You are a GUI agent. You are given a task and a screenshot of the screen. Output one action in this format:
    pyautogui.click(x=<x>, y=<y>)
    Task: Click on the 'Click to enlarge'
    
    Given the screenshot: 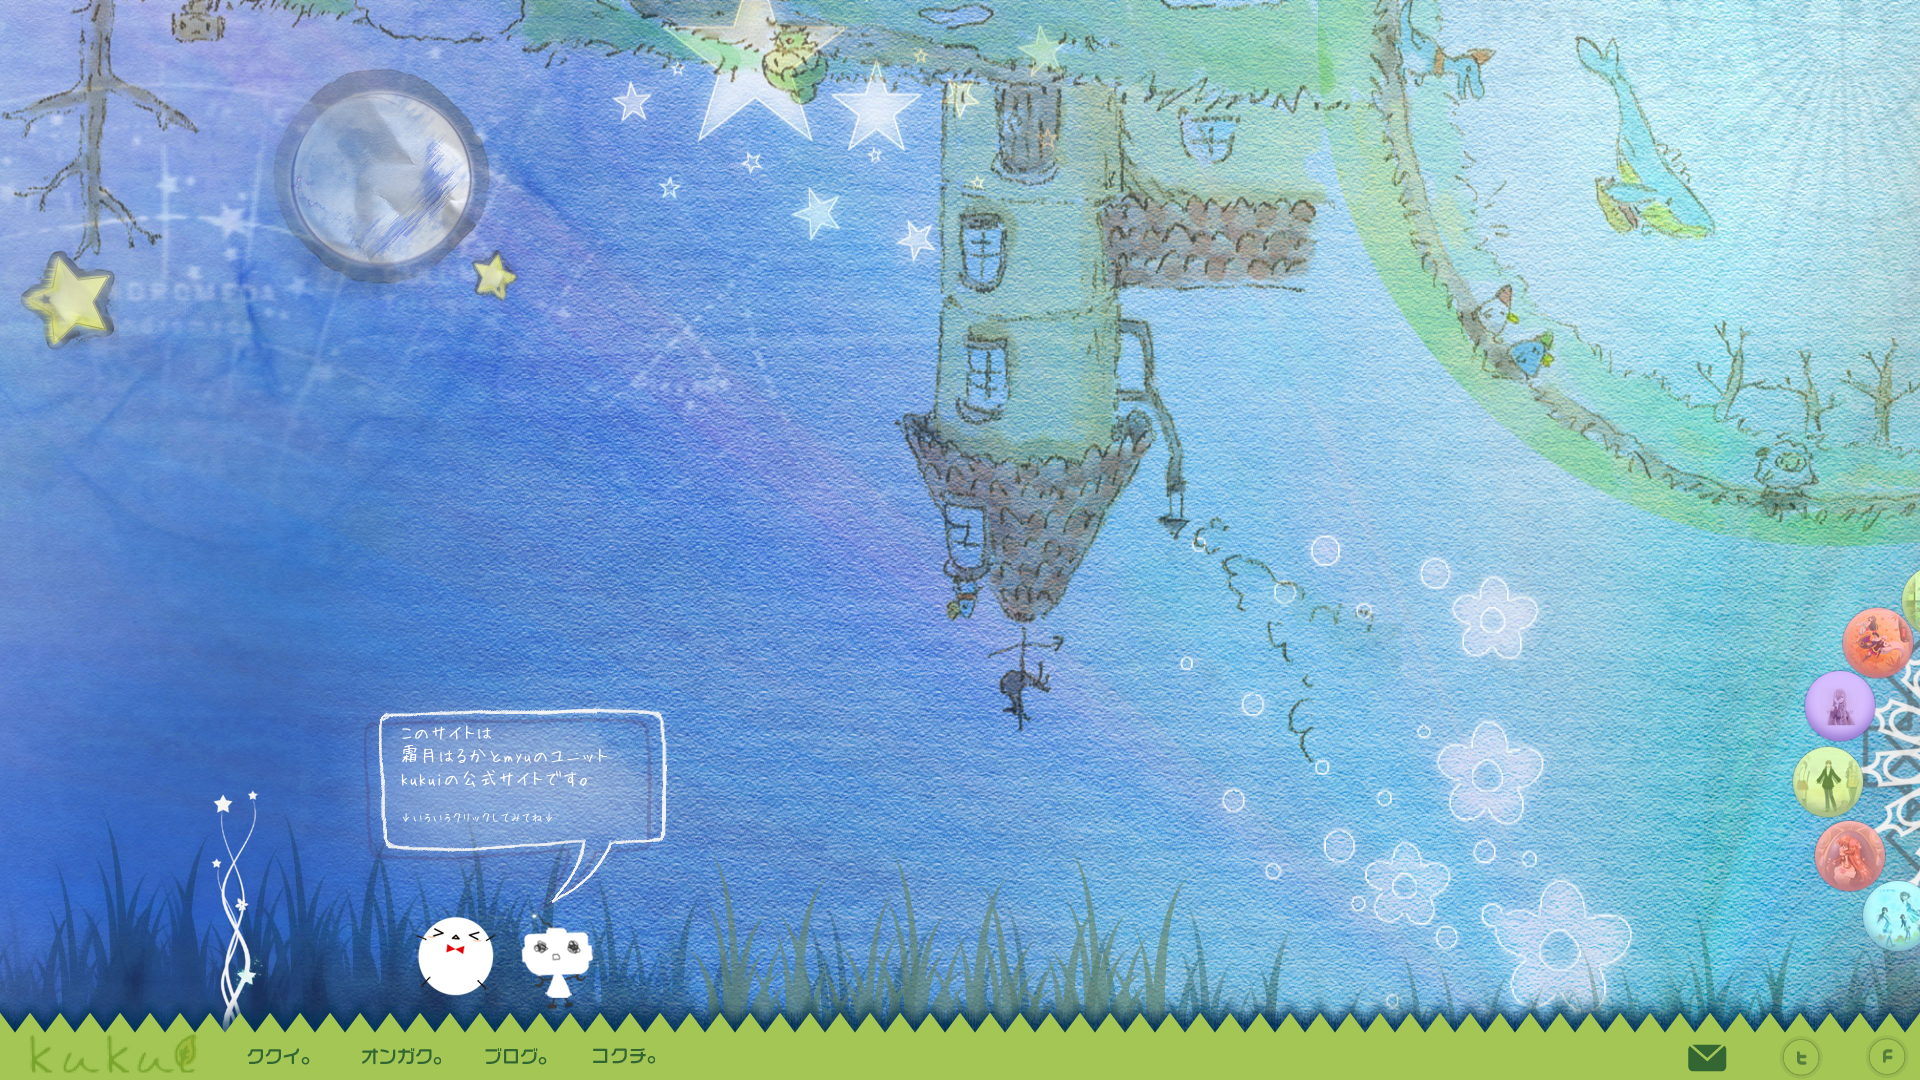 What is the action you would take?
    pyautogui.click(x=1814, y=855)
    